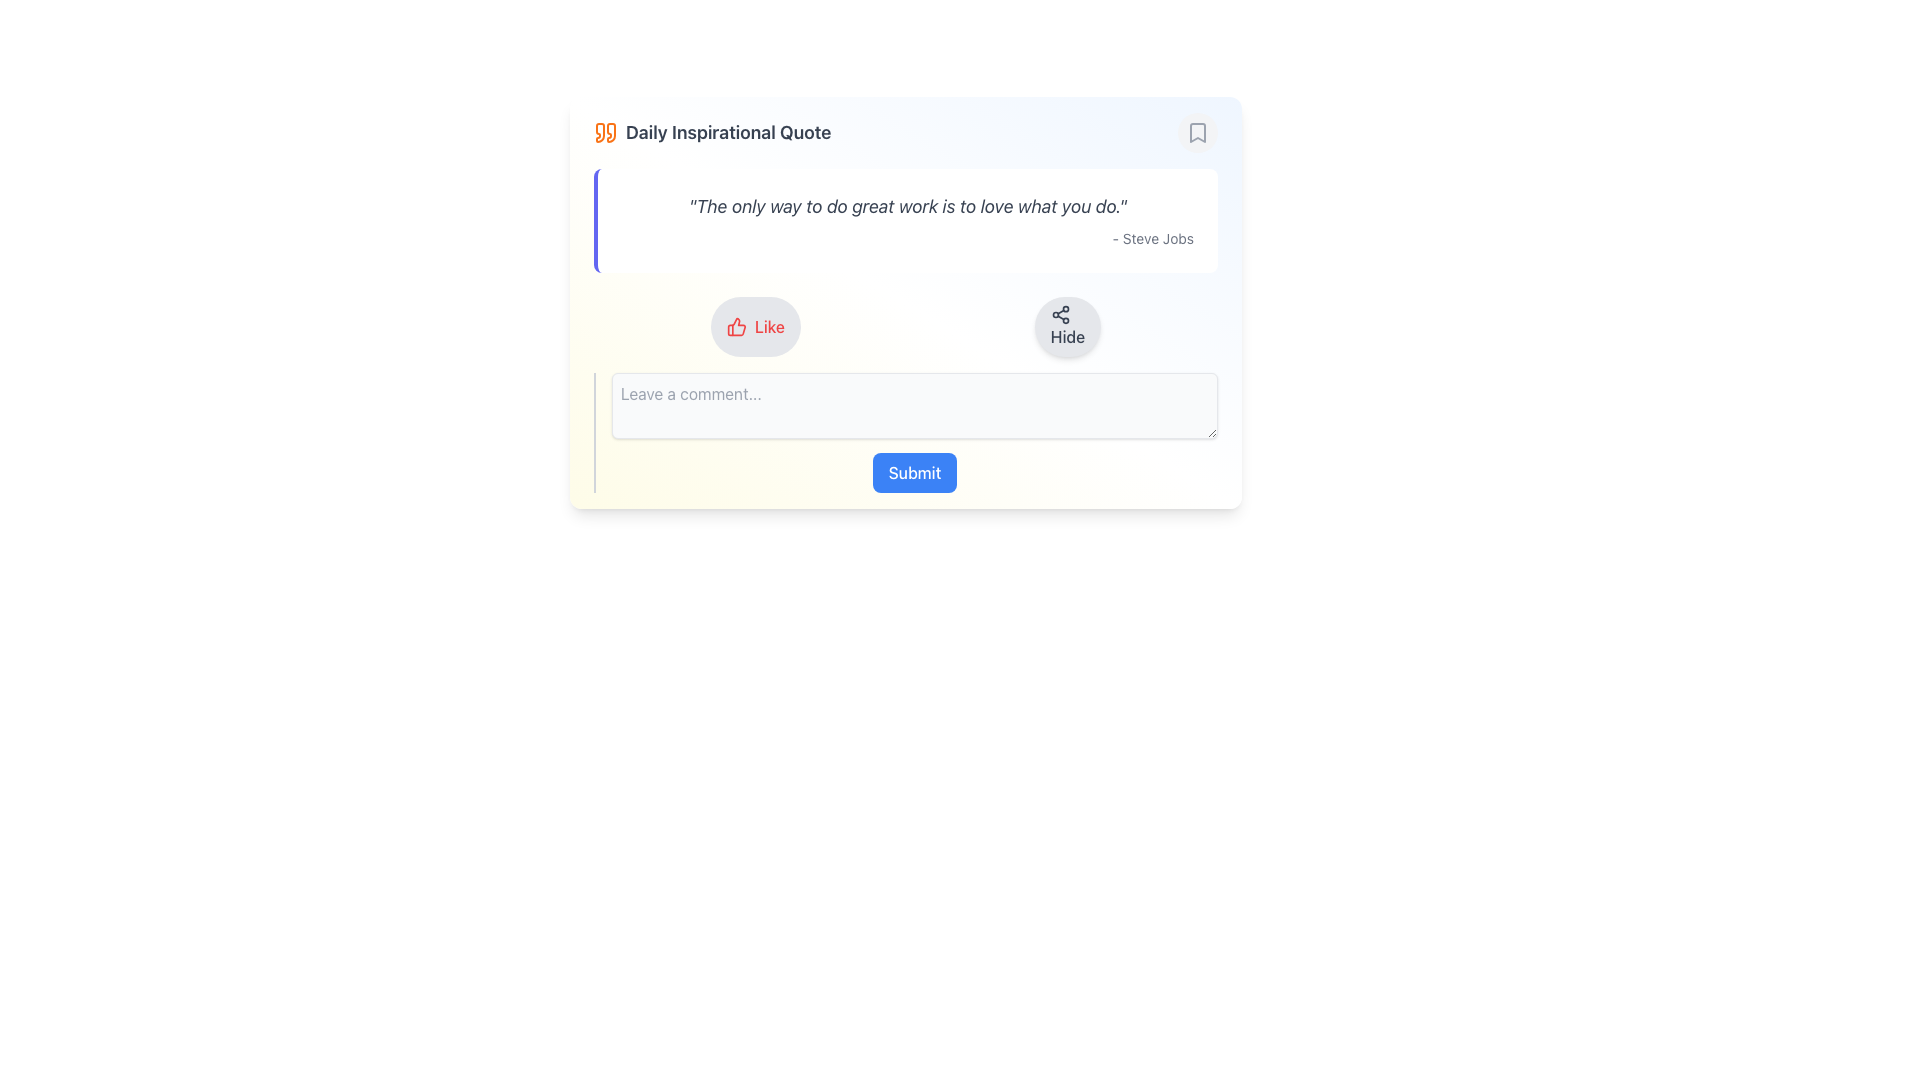 The height and width of the screenshot is (1080, 1920). Describe the element at coordinates (1198, 132) in the screenshot. I see `the bookmark-shaped icon located in the top-right corner of the card displaying the 'Daily Inspirational Quote' to bookmark the content` at that location.